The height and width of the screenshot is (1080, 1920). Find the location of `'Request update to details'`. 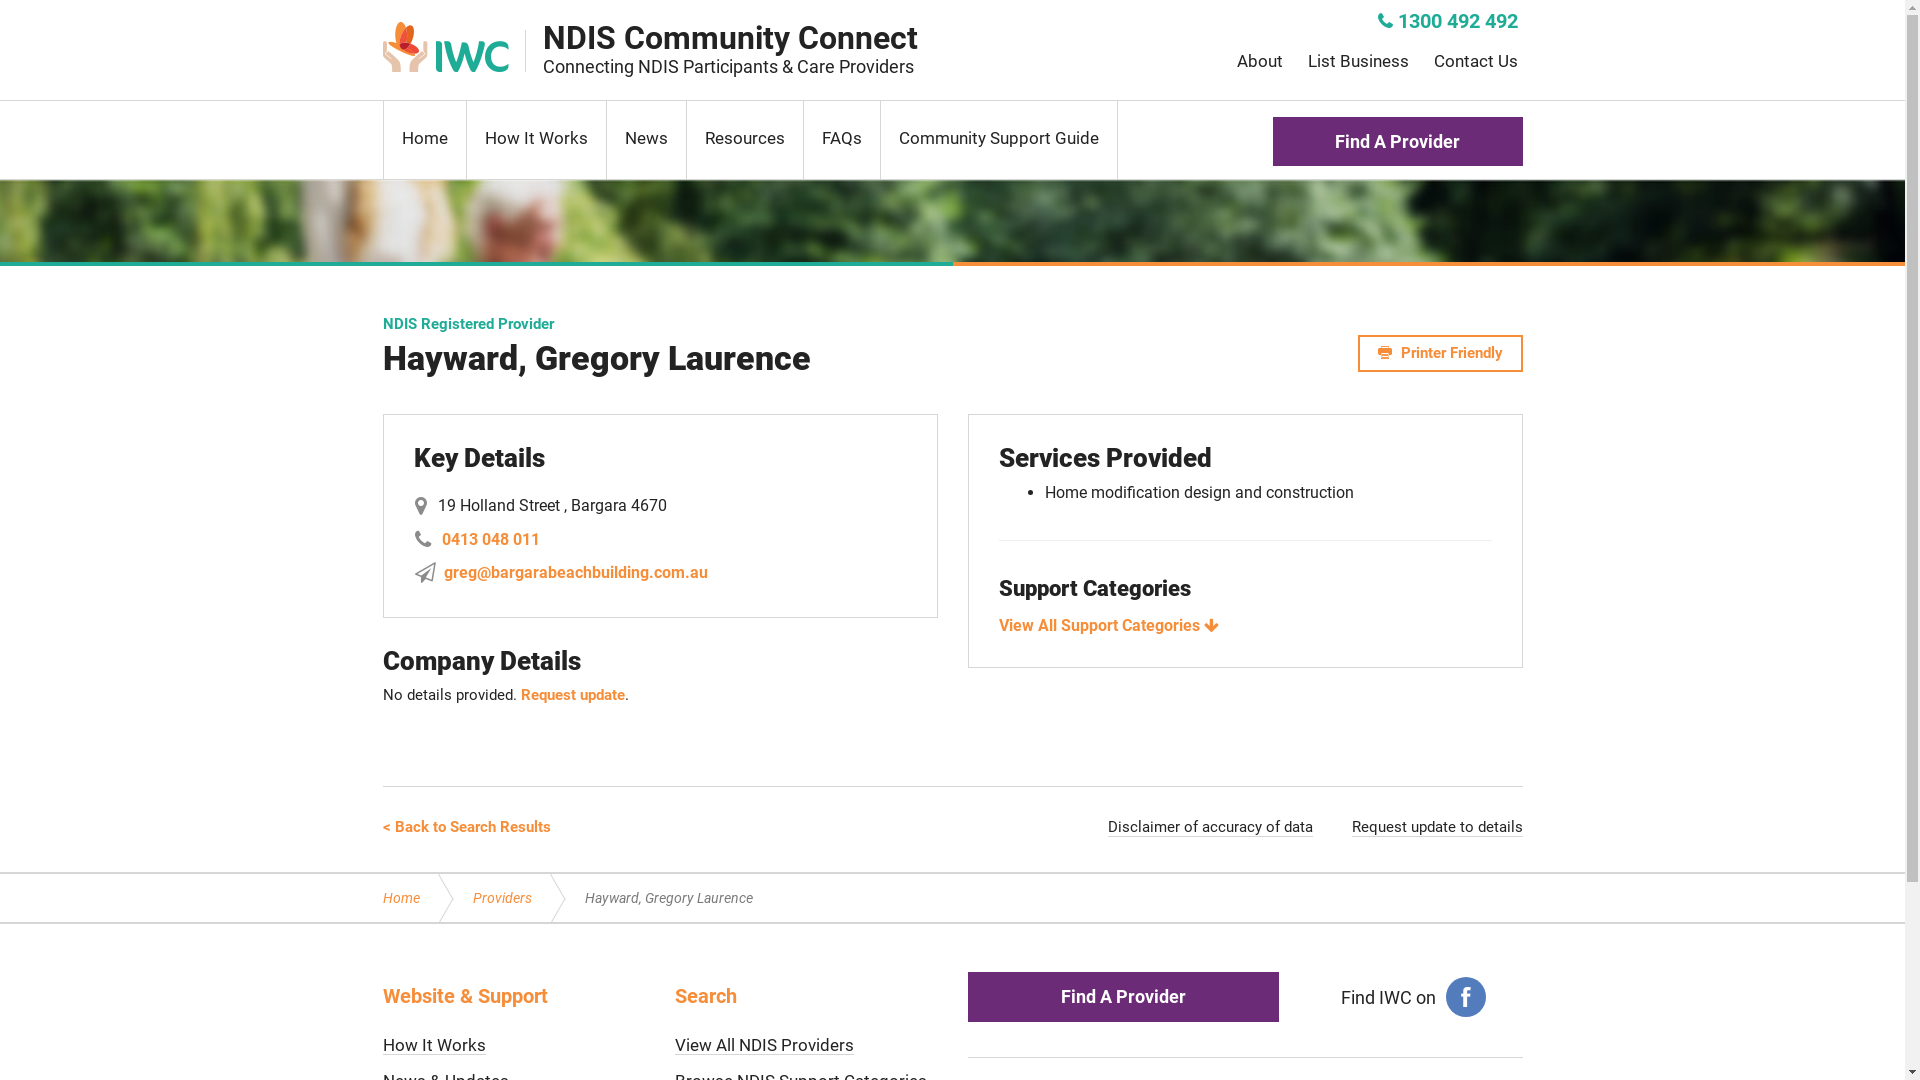

'Request update to details' is located at coordinates (1436, 827).